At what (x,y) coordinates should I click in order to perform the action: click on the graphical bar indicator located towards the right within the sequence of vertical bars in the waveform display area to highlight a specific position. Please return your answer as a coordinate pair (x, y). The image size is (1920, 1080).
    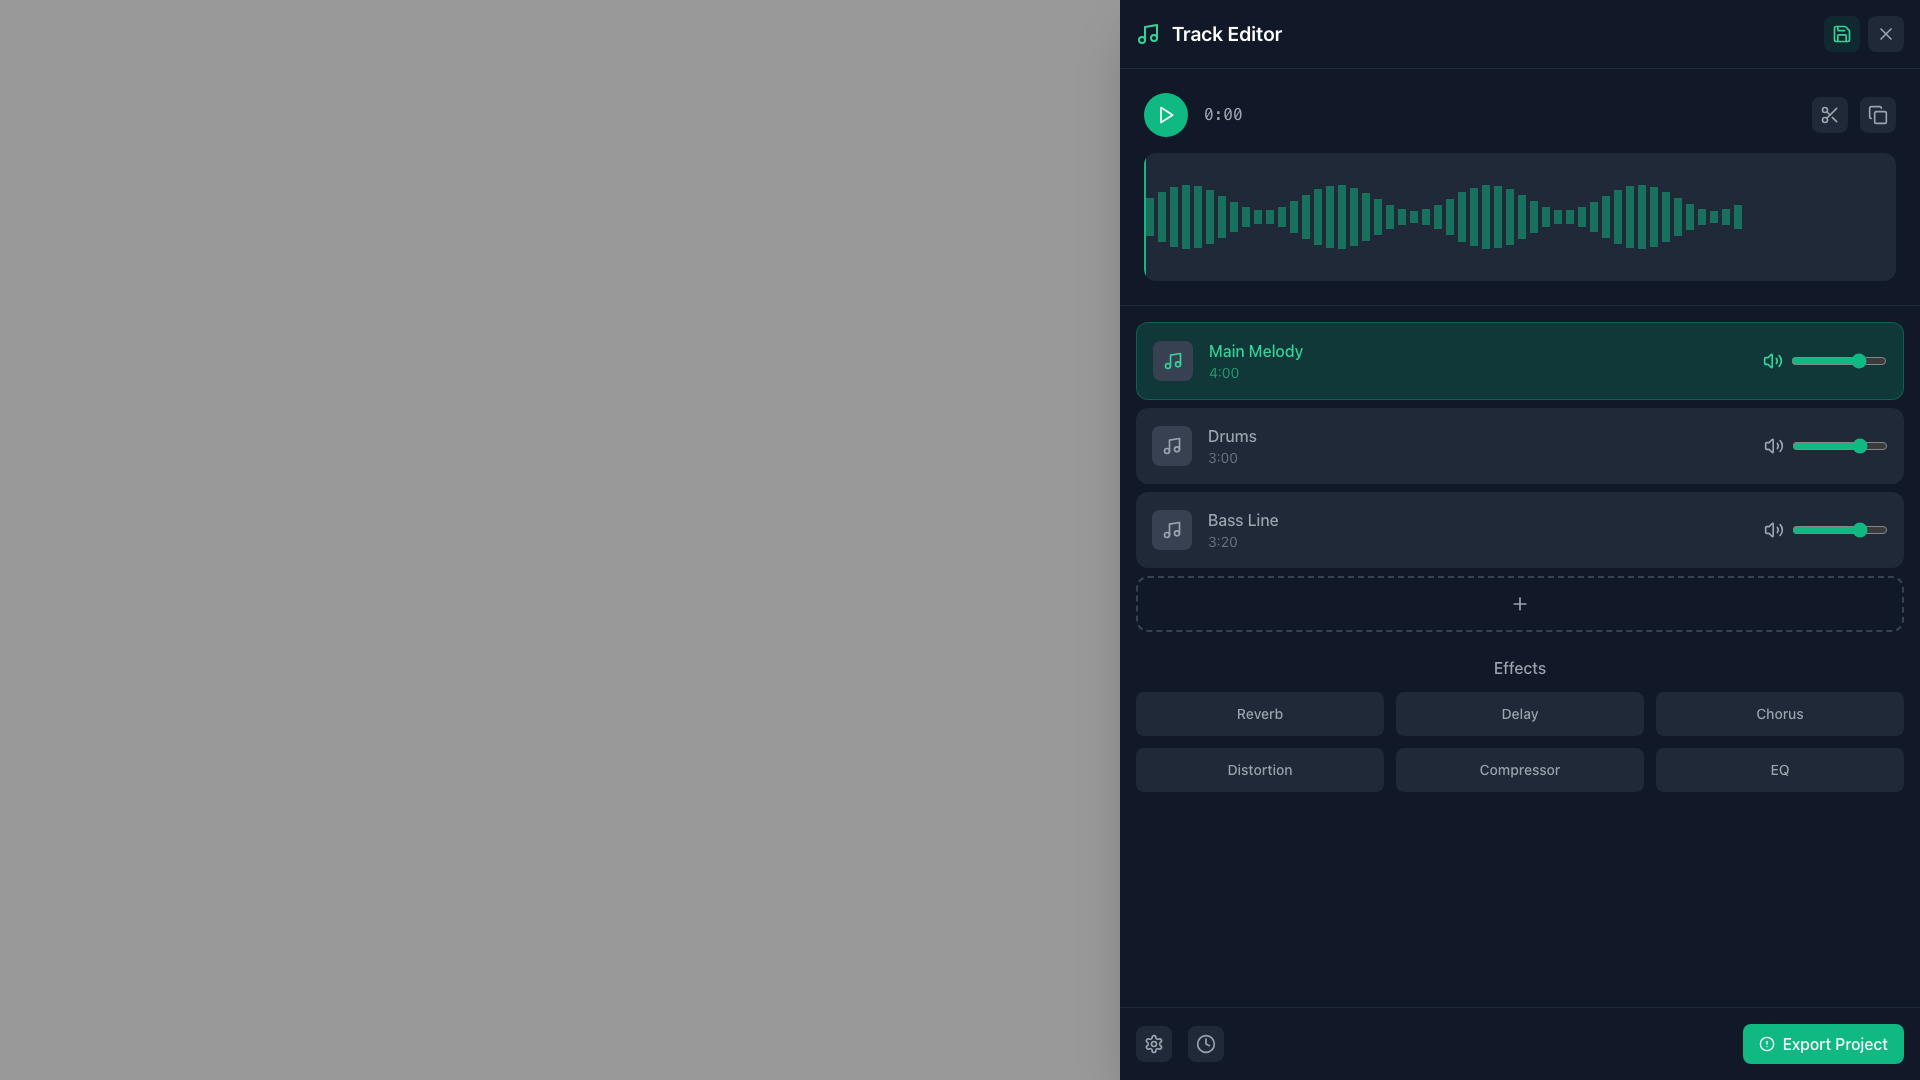
    Looking at the image, I should click on (1592, 216).